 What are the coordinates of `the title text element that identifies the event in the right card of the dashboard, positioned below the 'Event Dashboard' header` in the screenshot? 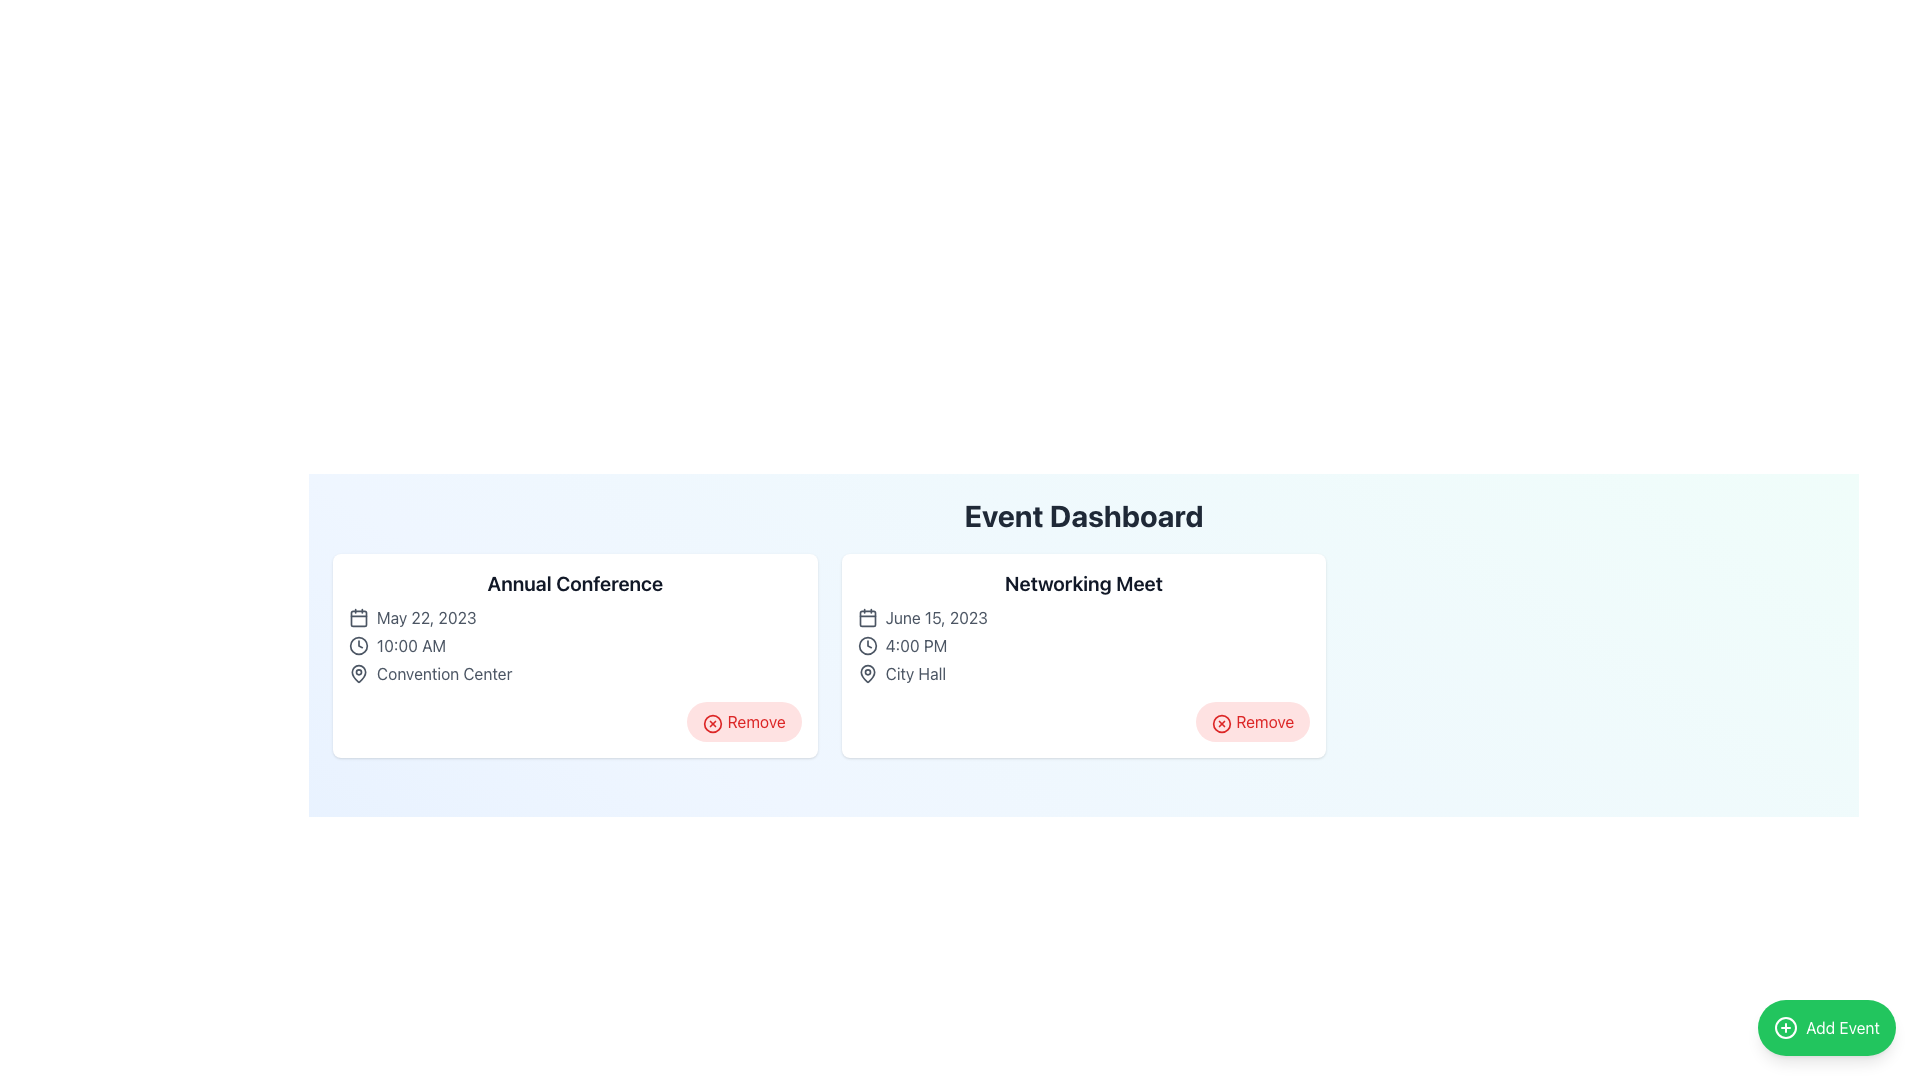 It's located at (1083, 583).